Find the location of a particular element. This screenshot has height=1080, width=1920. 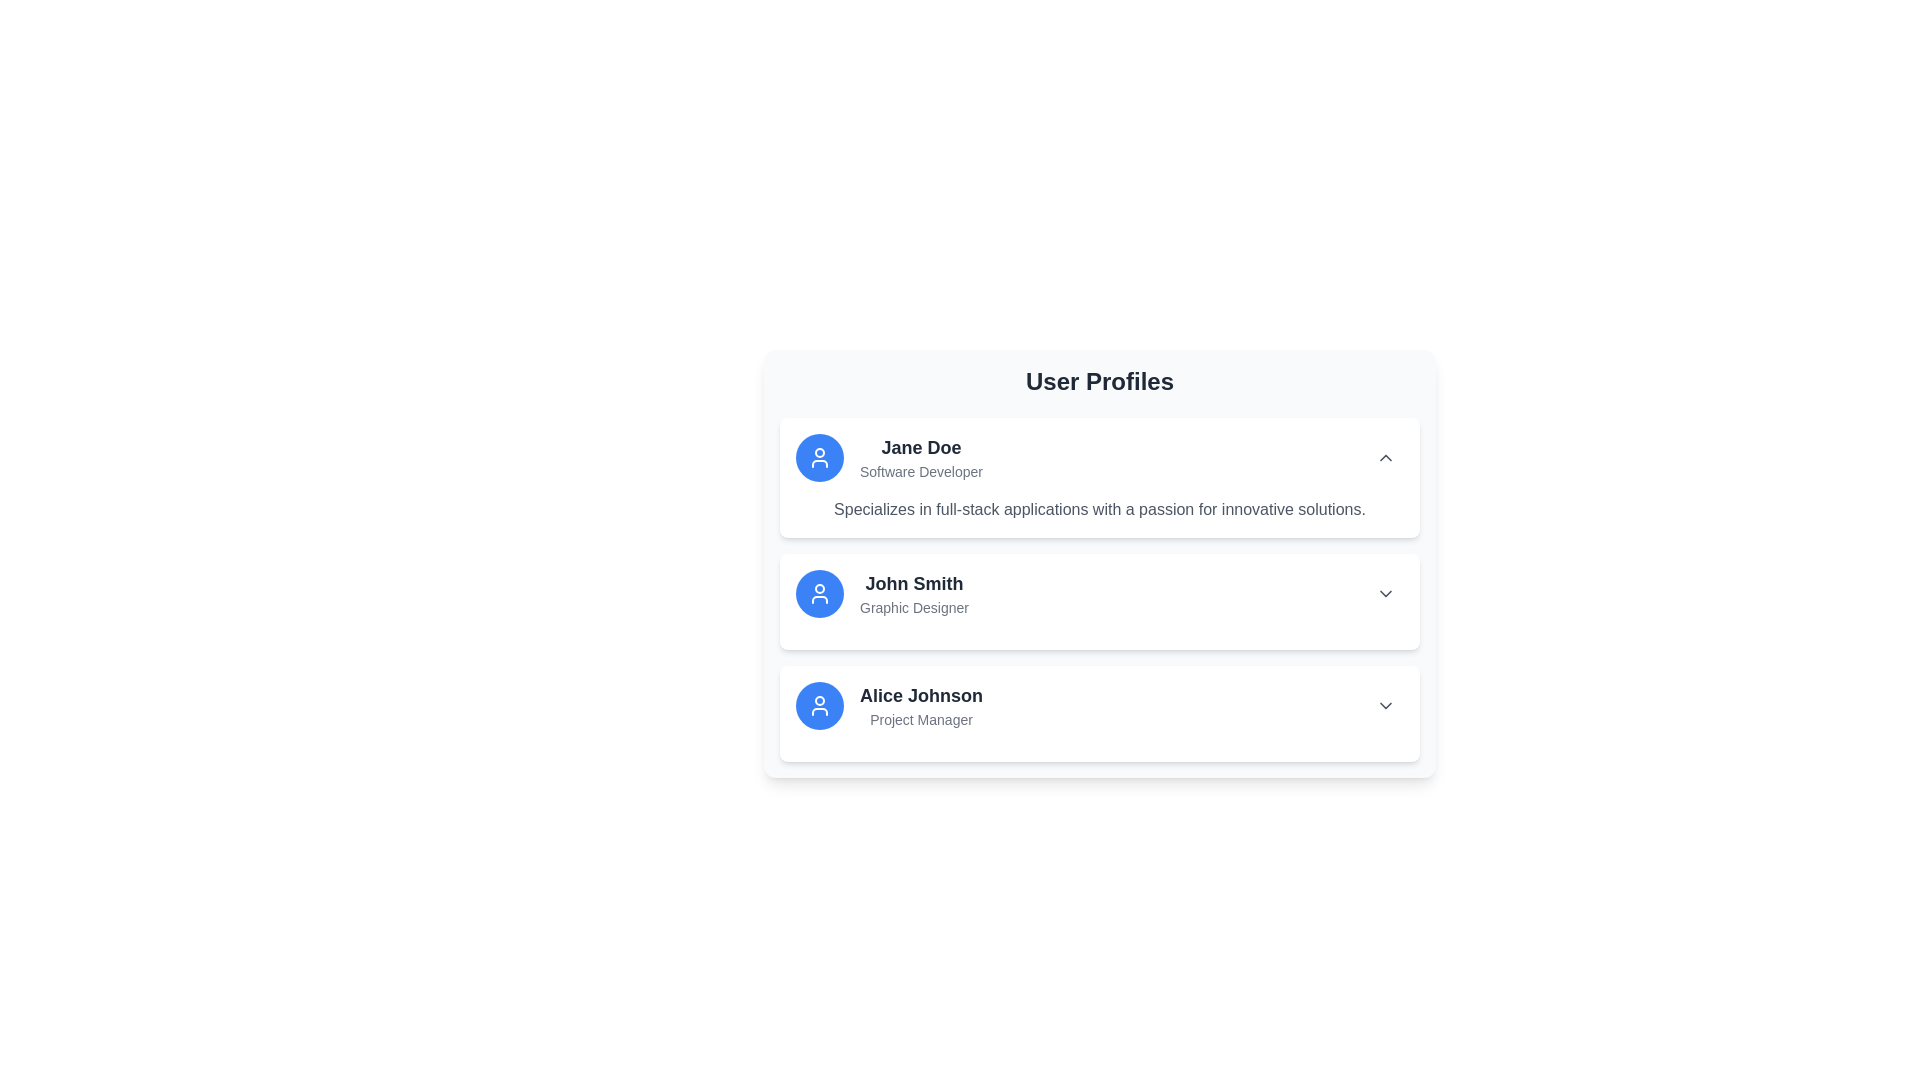

the text 'John Smith' displayed in bold, larger font as the title for the user profile section to read it is located at coordinates (913, 583).